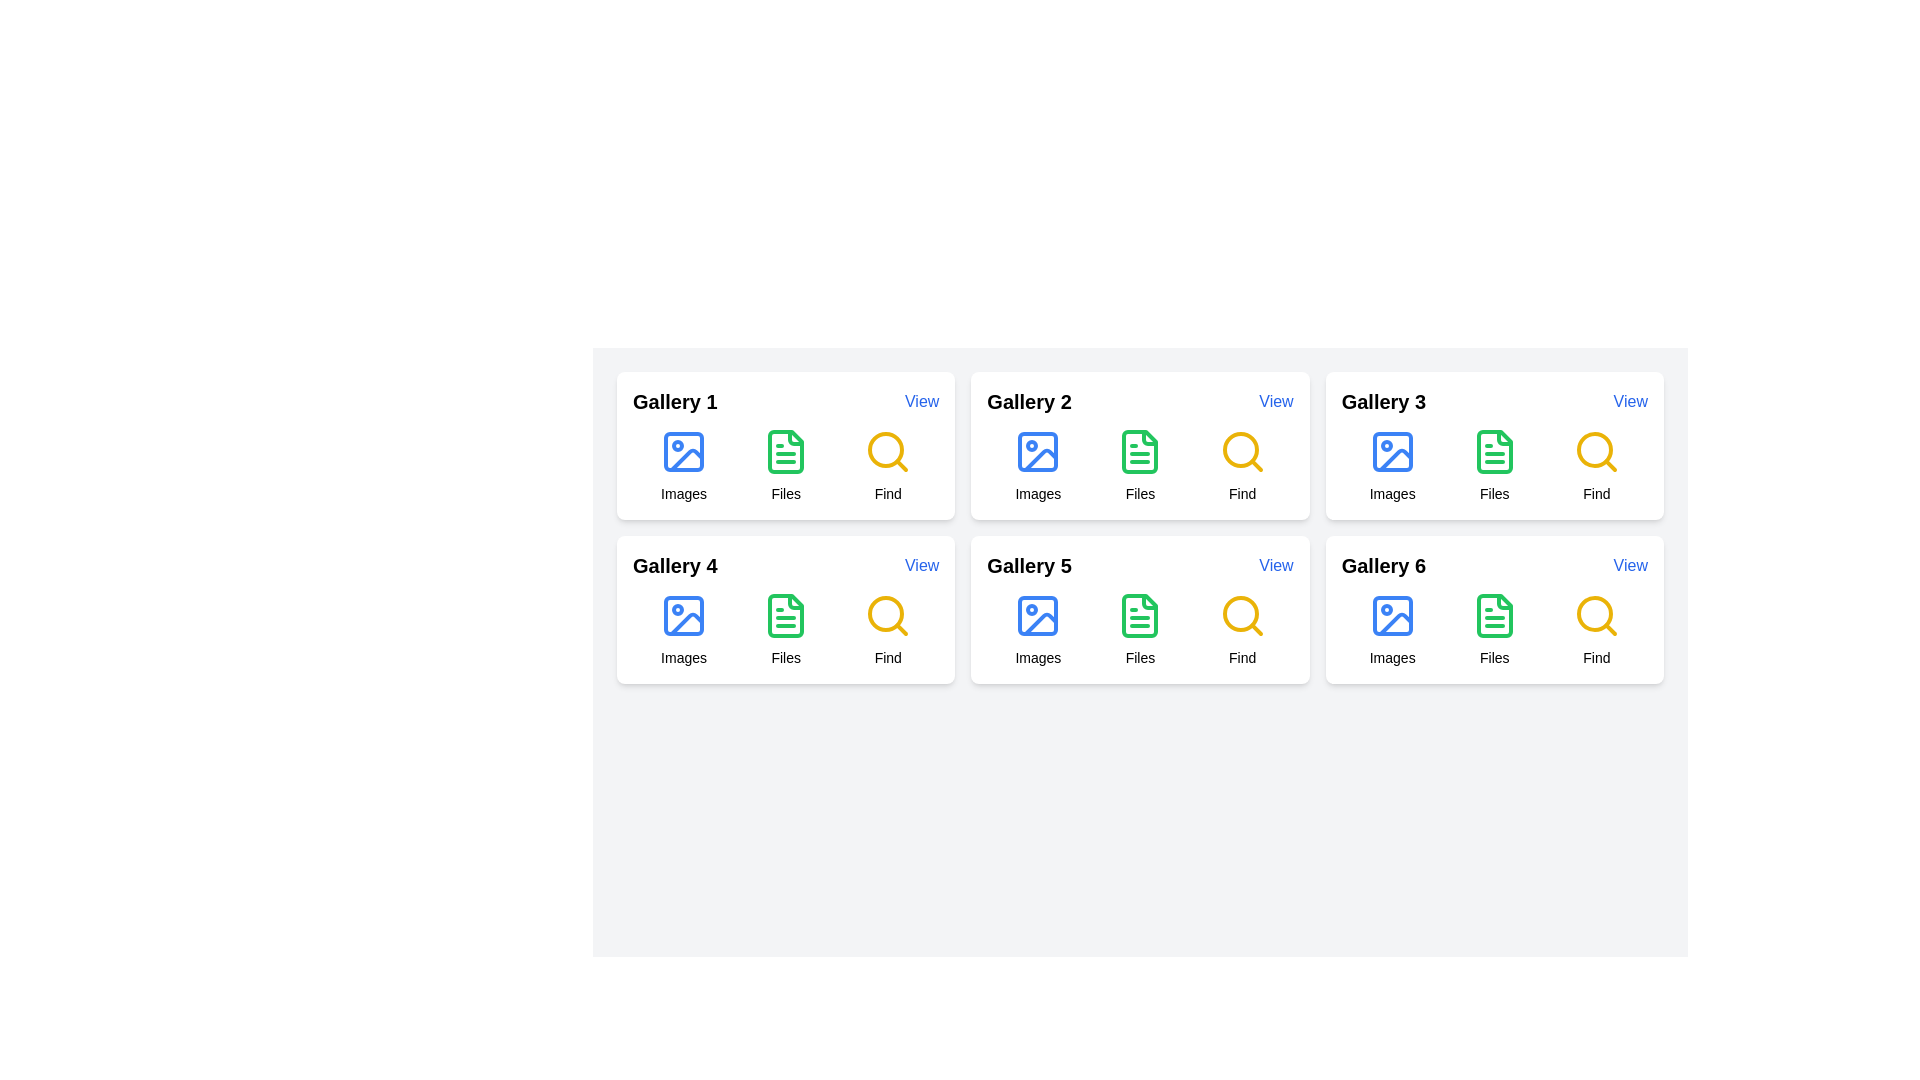  I want to click on the search button located in the 'Gallery 3' section, which is the third element in the group of 'Images', 'Files', and 'Find', to initiate a search, so click(1595, 466).